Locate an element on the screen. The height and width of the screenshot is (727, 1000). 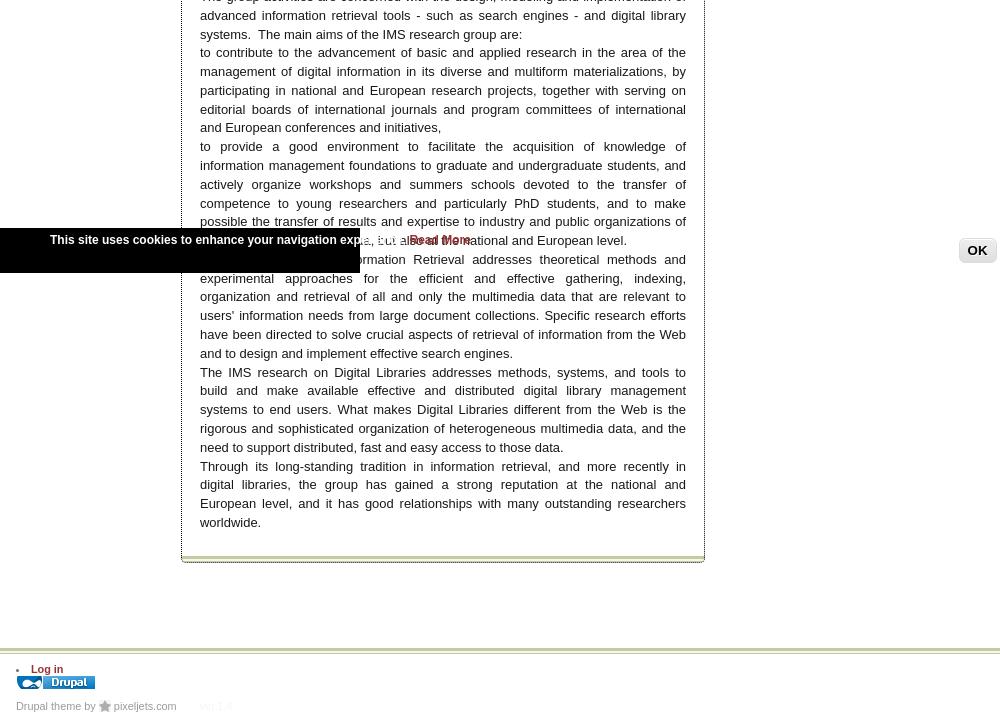
'This site uses cookies to enhance your navigation experience.' is located at coordinates (228, 239).